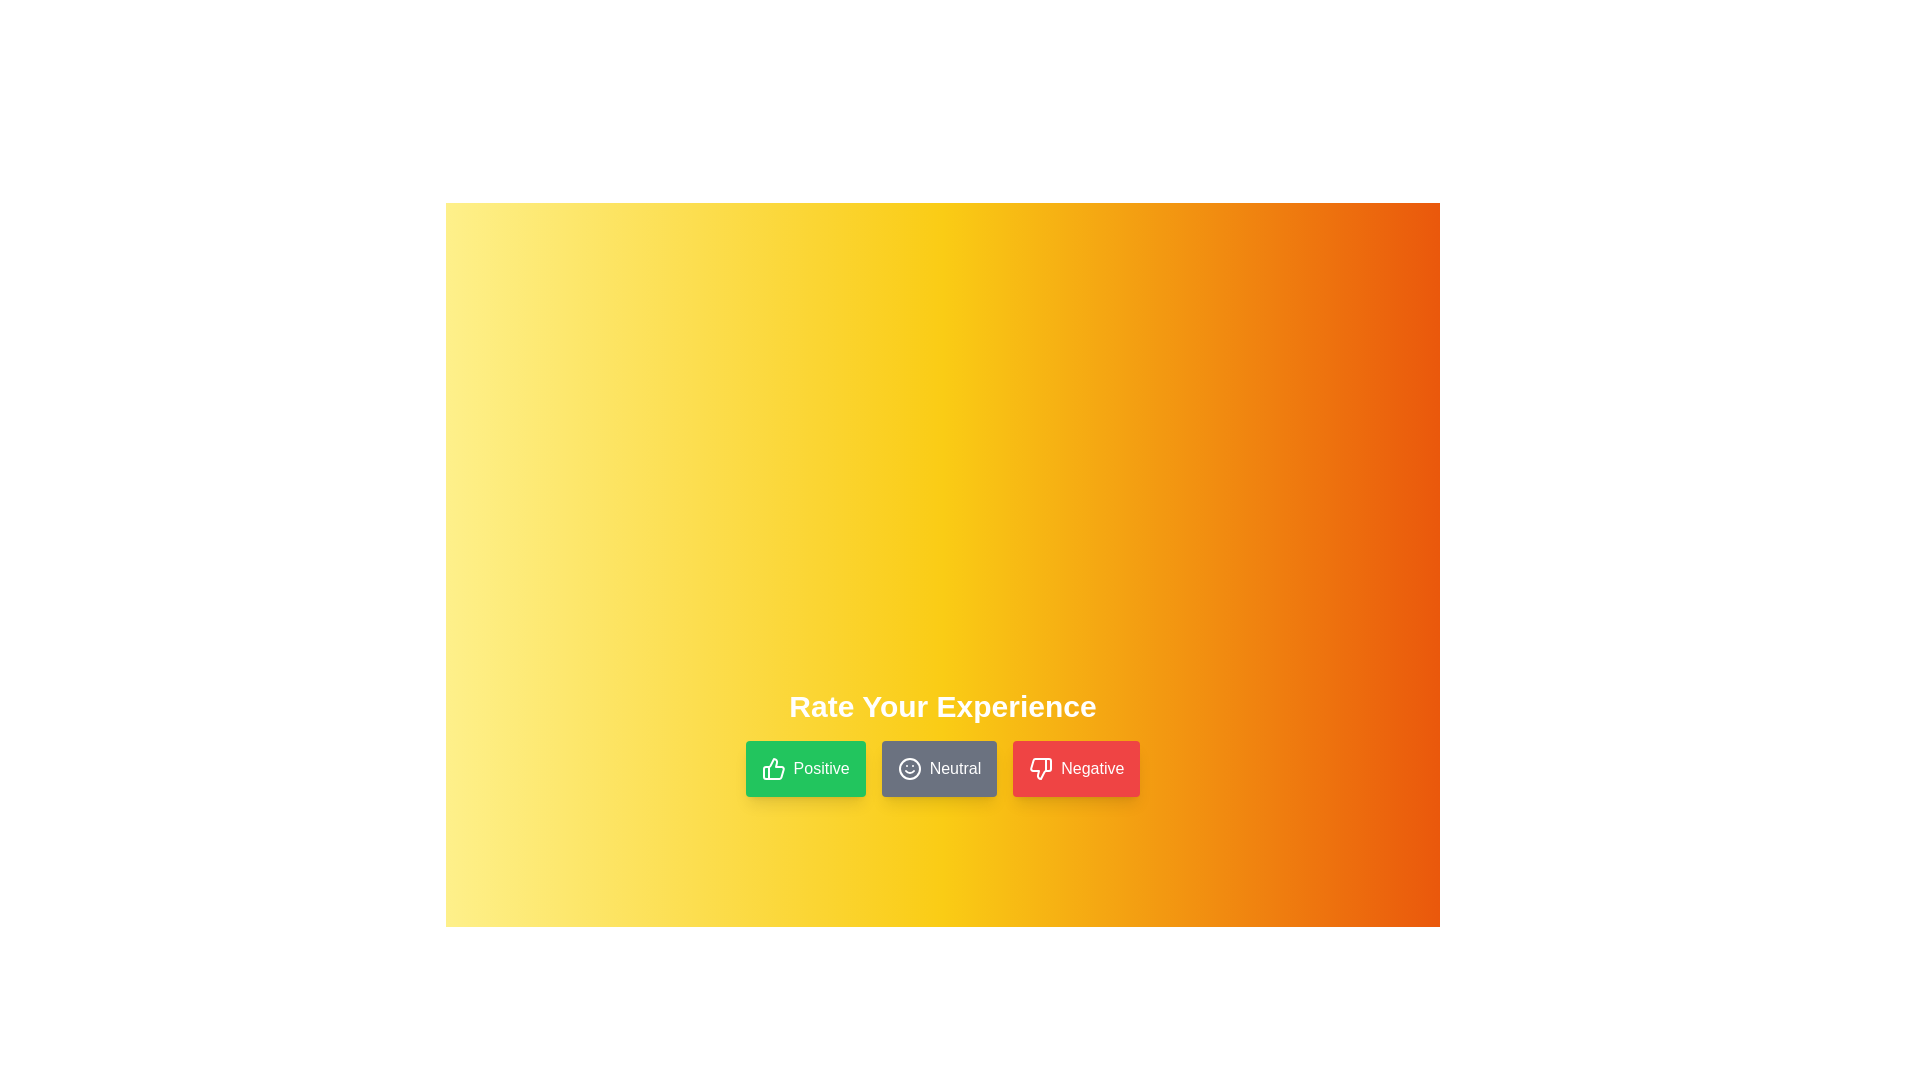 The width and height of the screenshot is (1920, 1080). I want to click on the 'Neutral' feedback button, which is a gray rectangular button with a white smiley face icon and the text 'Neutral' to the right, located between the 'Positive' and 'Negative' buttons, so click(938, 767).